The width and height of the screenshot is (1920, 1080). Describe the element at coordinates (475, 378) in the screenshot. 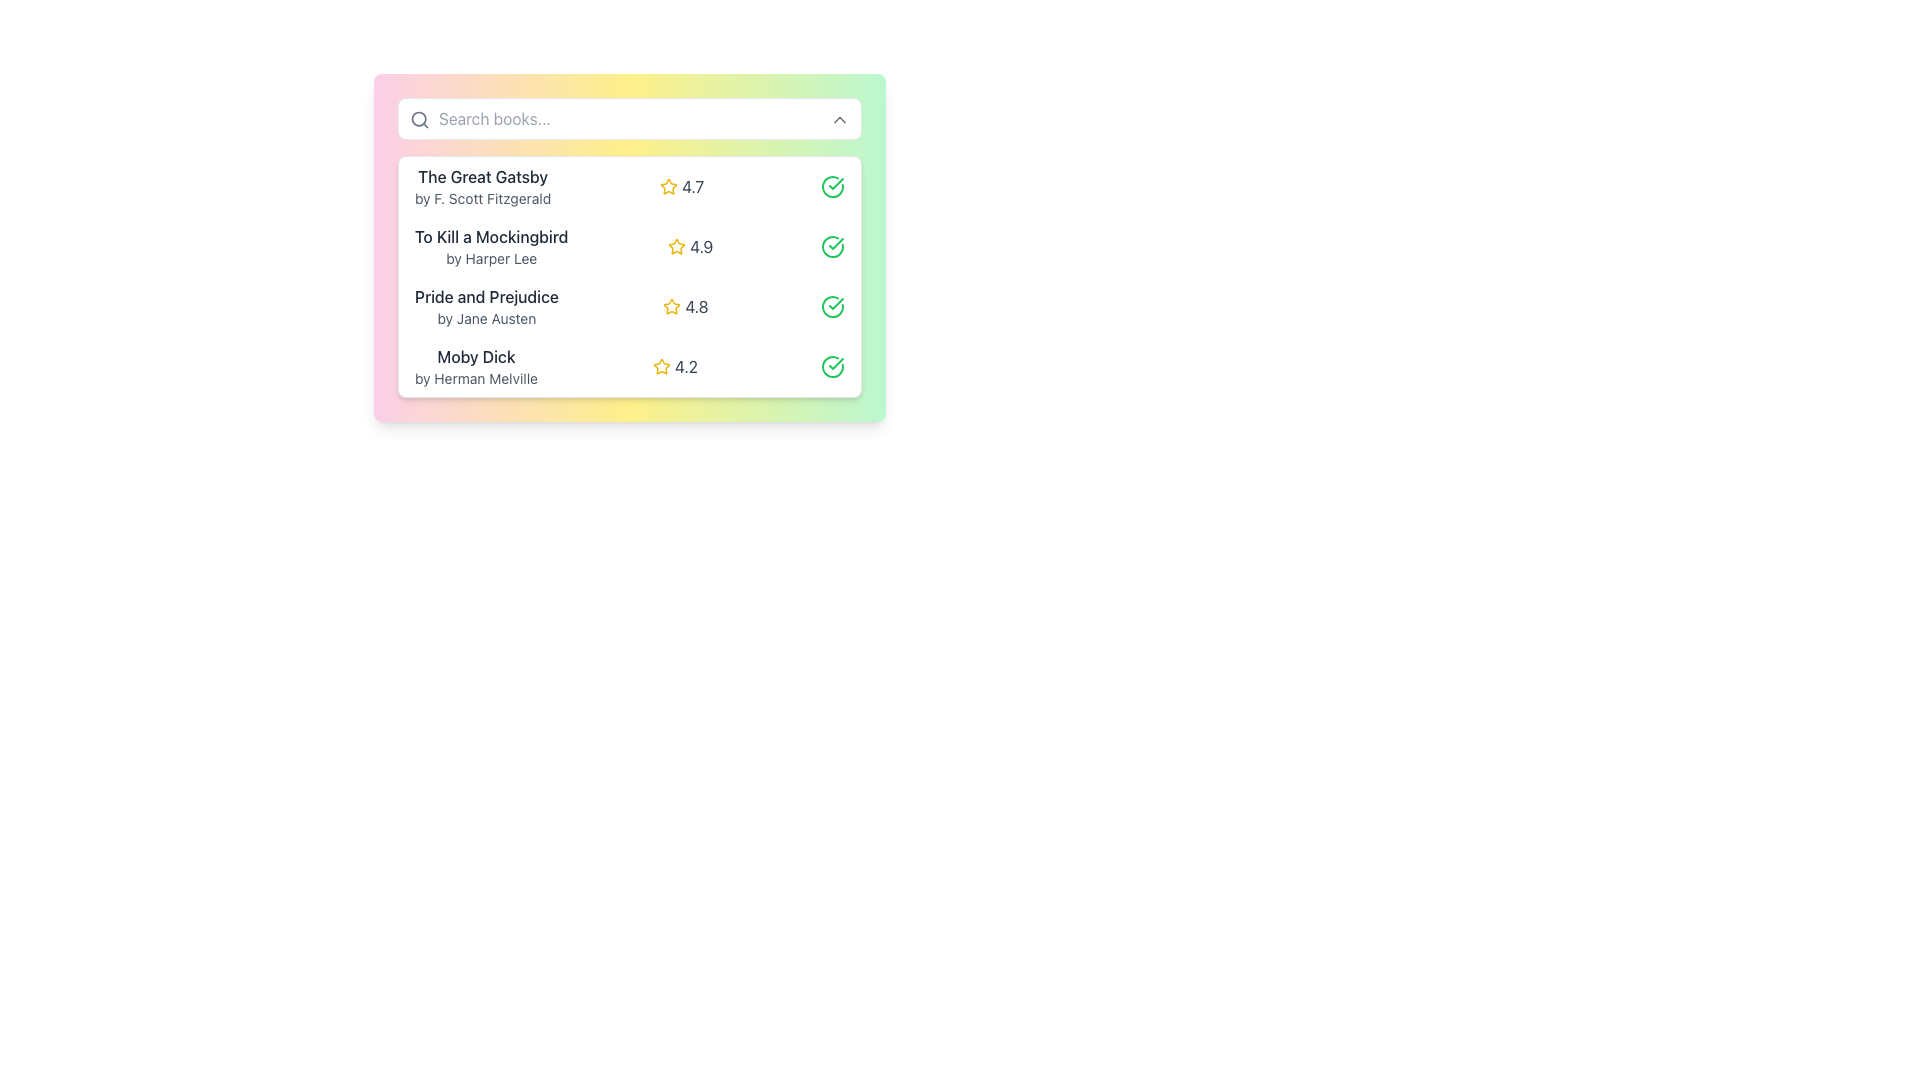

I see `the text label displaying 'by Herman Melville' located below the title 'Moby Dick' in the list of books` at that location.